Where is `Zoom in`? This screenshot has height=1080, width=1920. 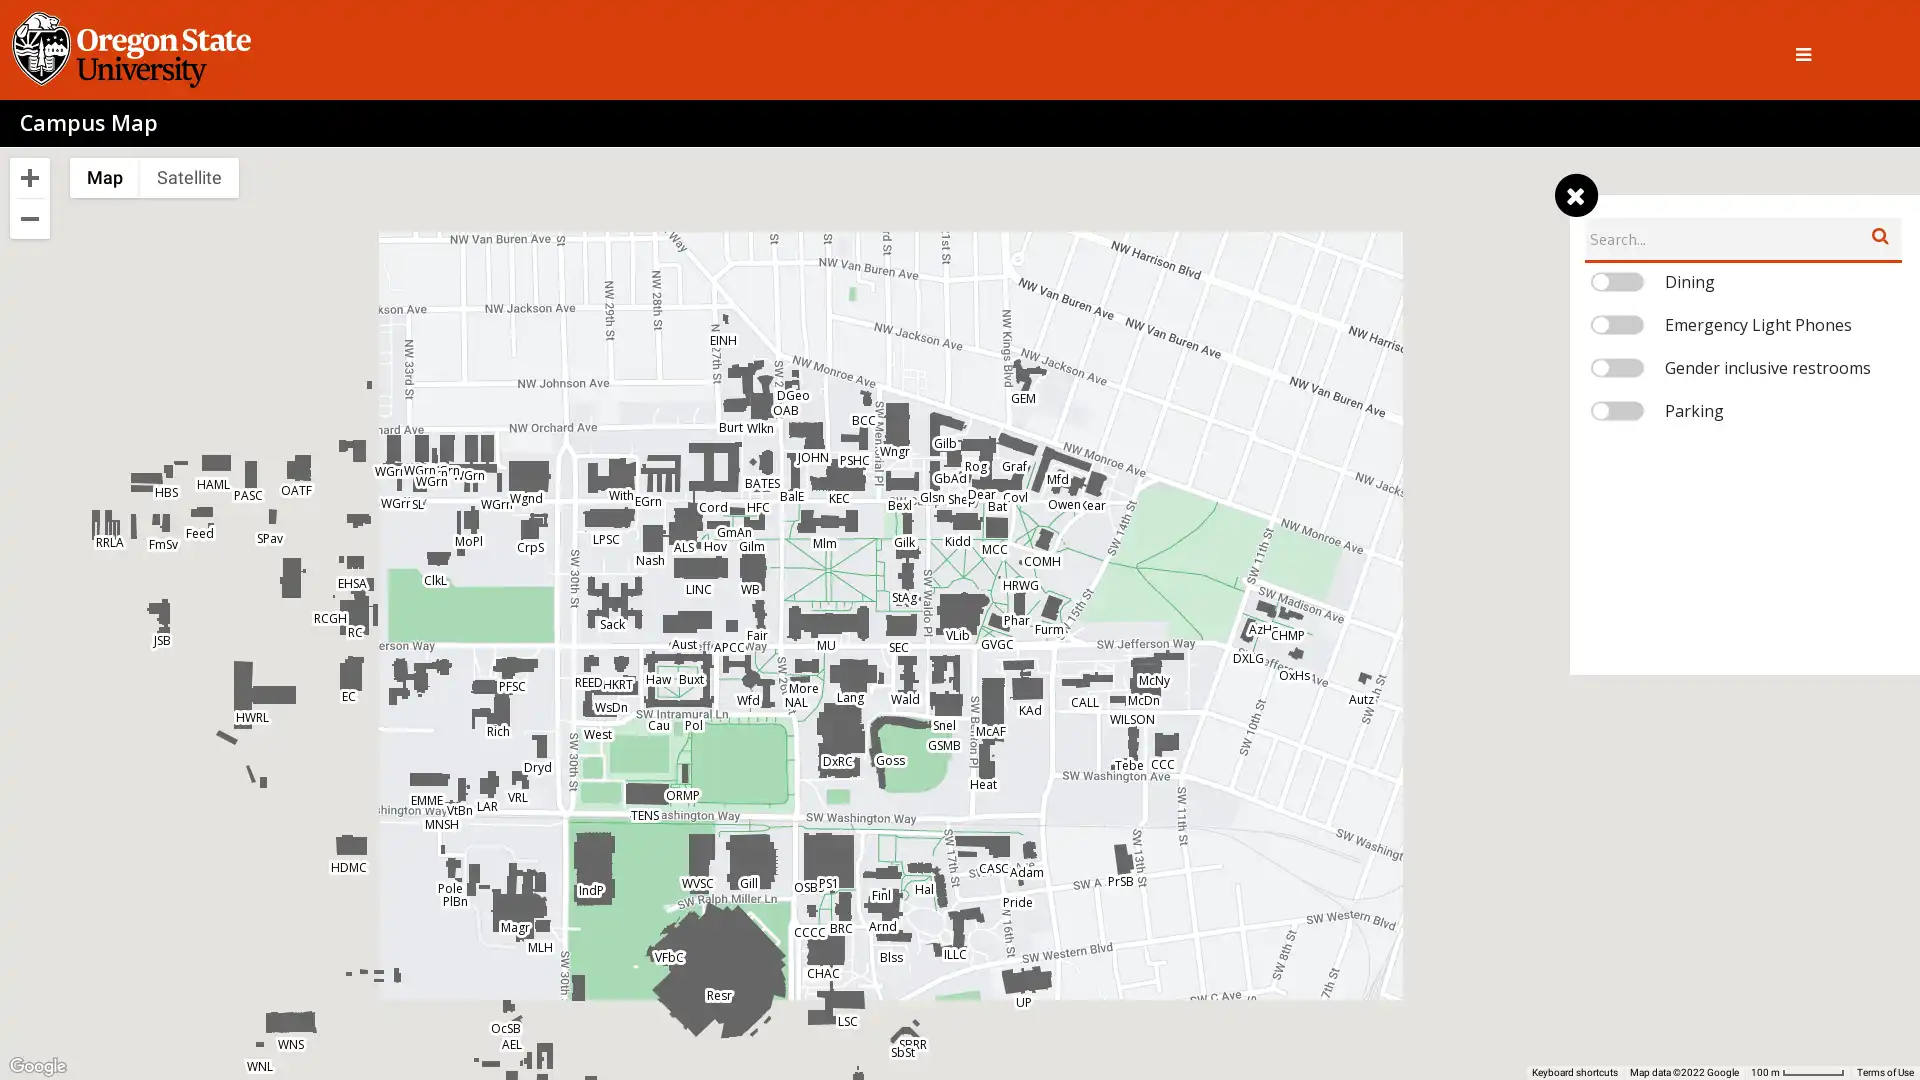
Zoom in is located at coordinates (29, 176).